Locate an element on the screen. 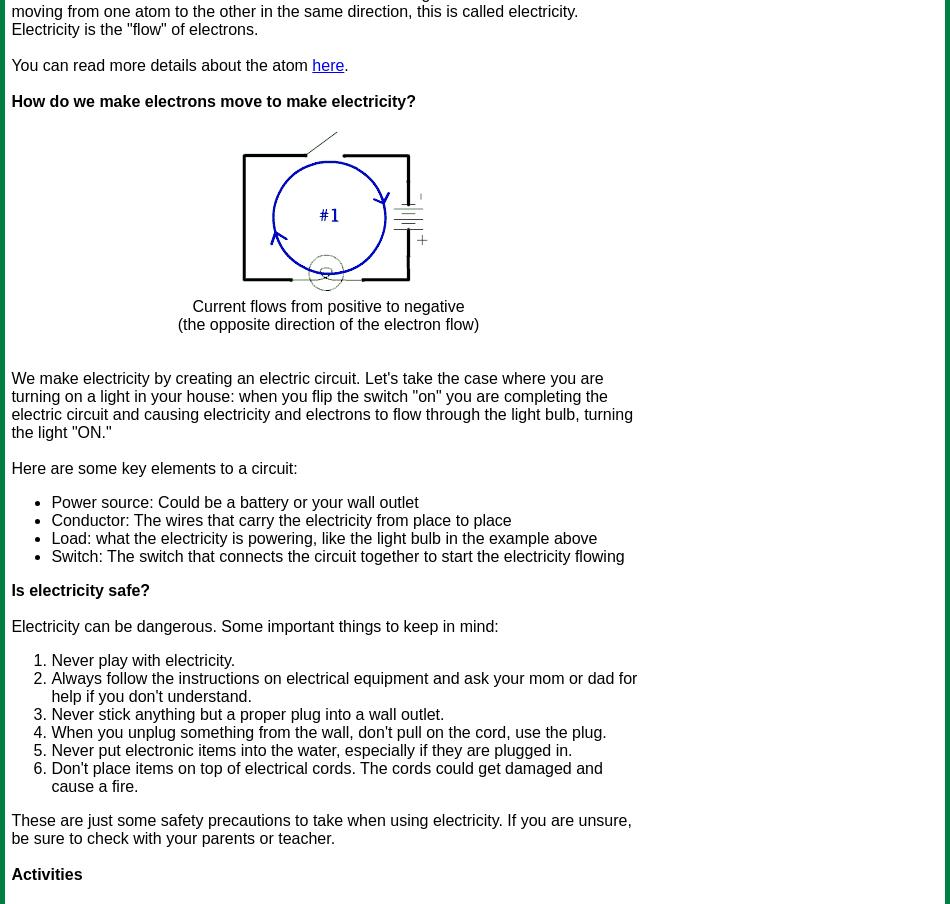 The width and height of the screenshot is (950, 904). 'When you unplug something from the wall, don't pull on the cord, use the plug.' is located at coordinates (327, 731).